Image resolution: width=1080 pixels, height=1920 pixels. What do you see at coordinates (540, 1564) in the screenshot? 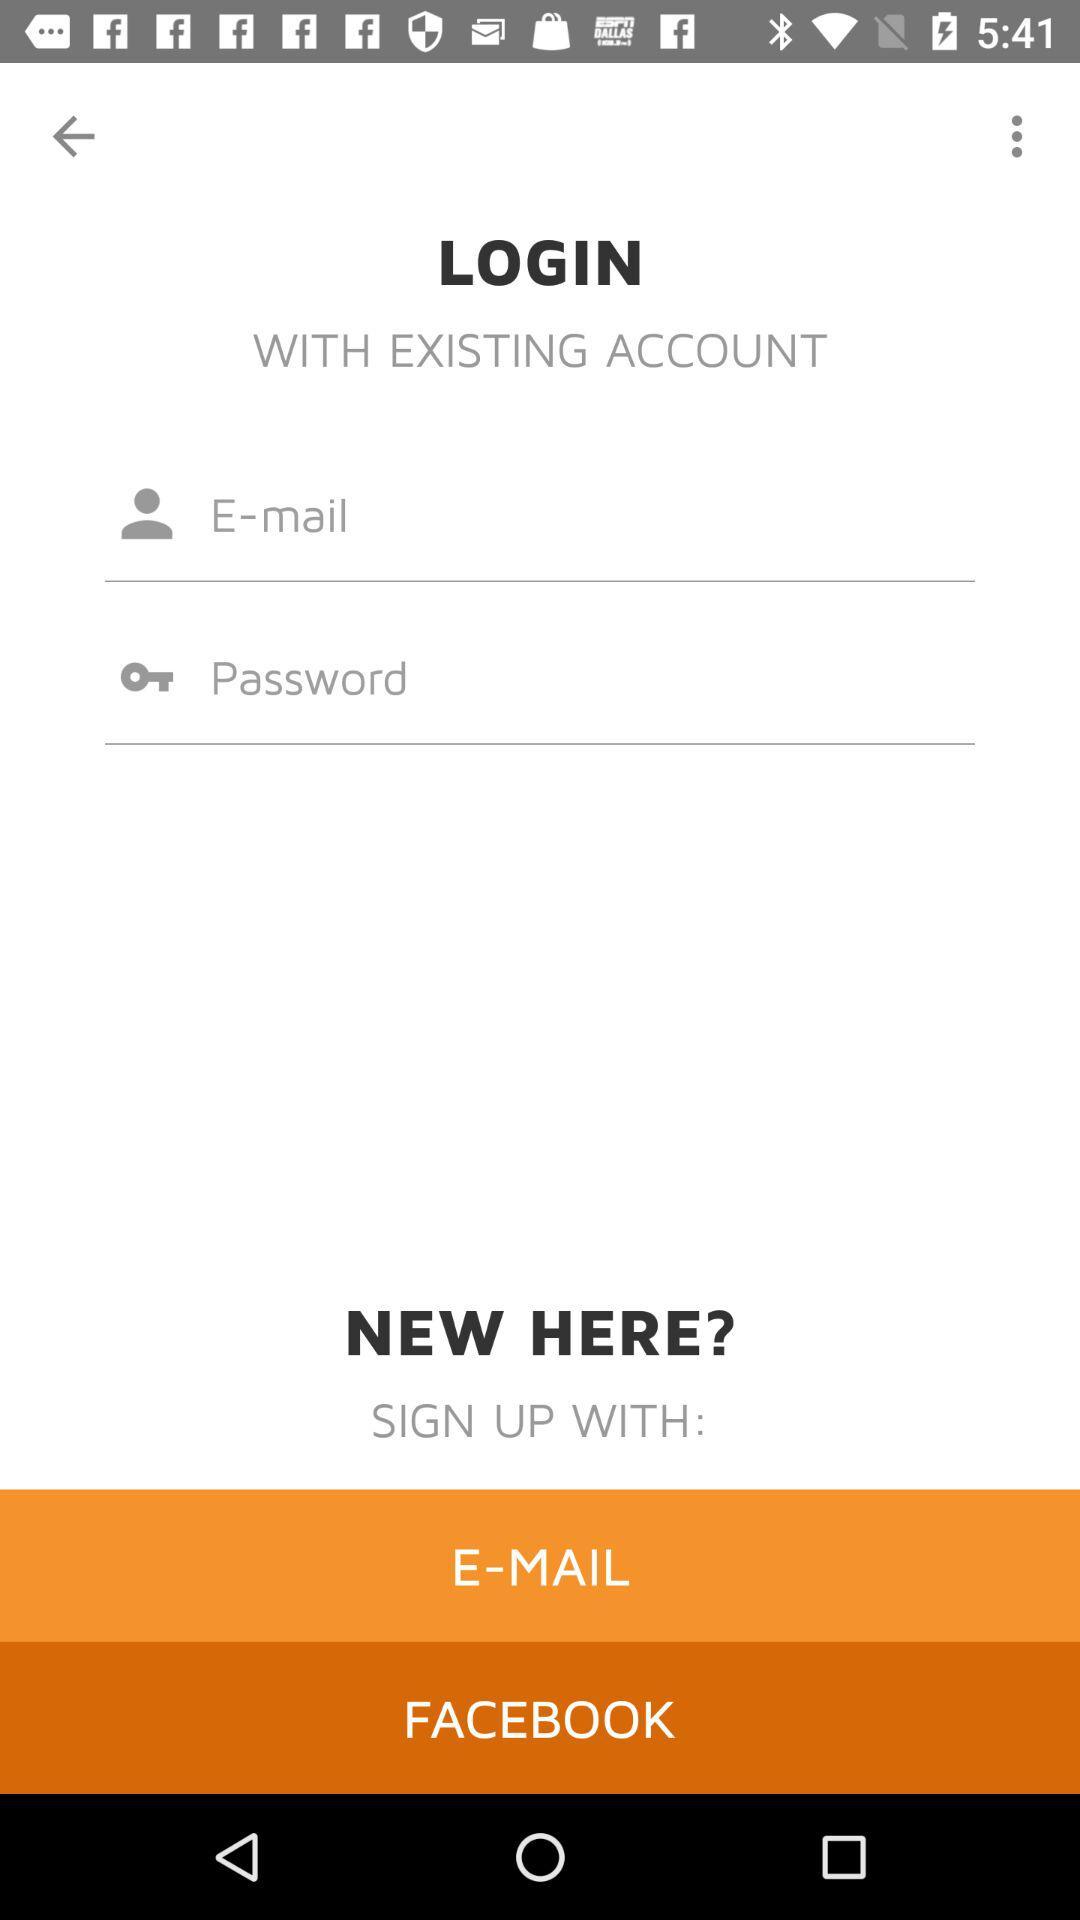
I see `the item above facebook` at bounding box center [540, 1564].